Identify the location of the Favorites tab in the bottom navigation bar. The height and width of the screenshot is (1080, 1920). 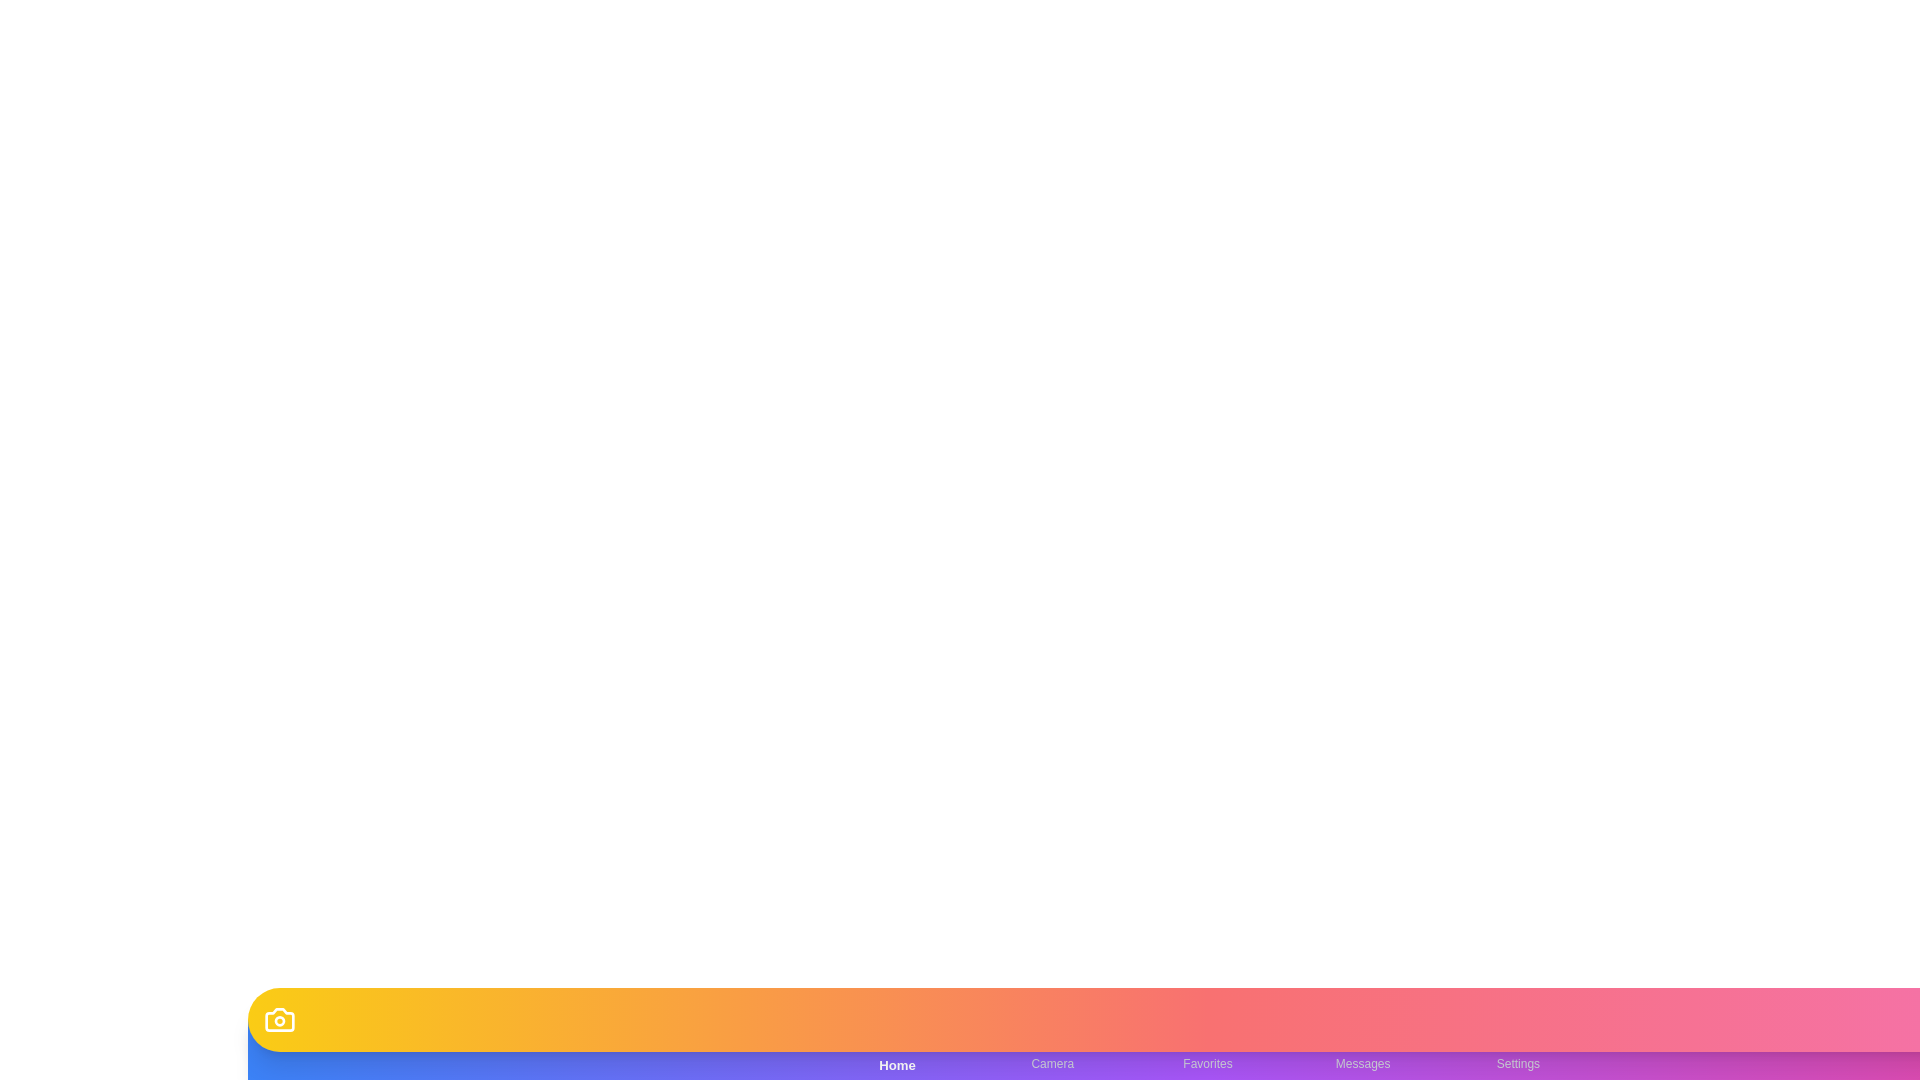
(1207, 1048).